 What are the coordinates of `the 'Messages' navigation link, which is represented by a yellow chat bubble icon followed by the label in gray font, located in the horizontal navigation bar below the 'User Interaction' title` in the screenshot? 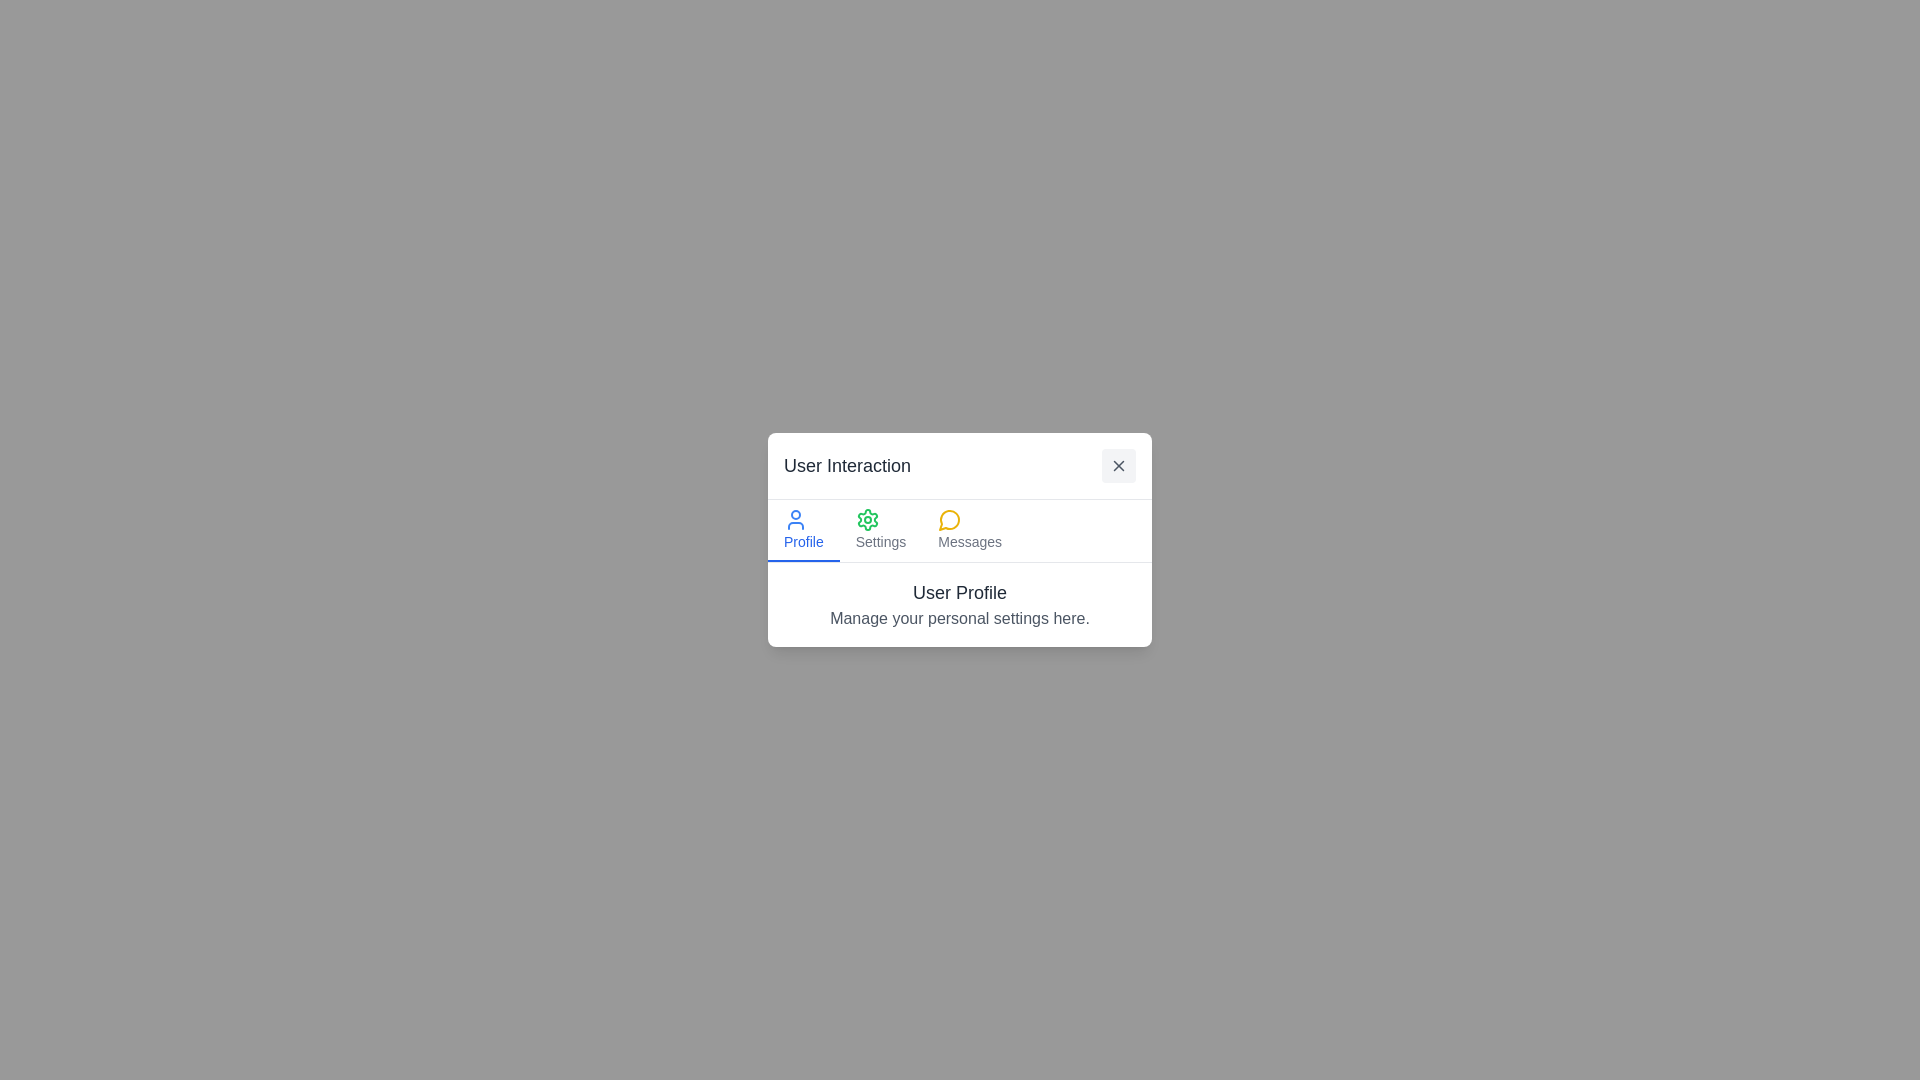 It's located at (970, 530).